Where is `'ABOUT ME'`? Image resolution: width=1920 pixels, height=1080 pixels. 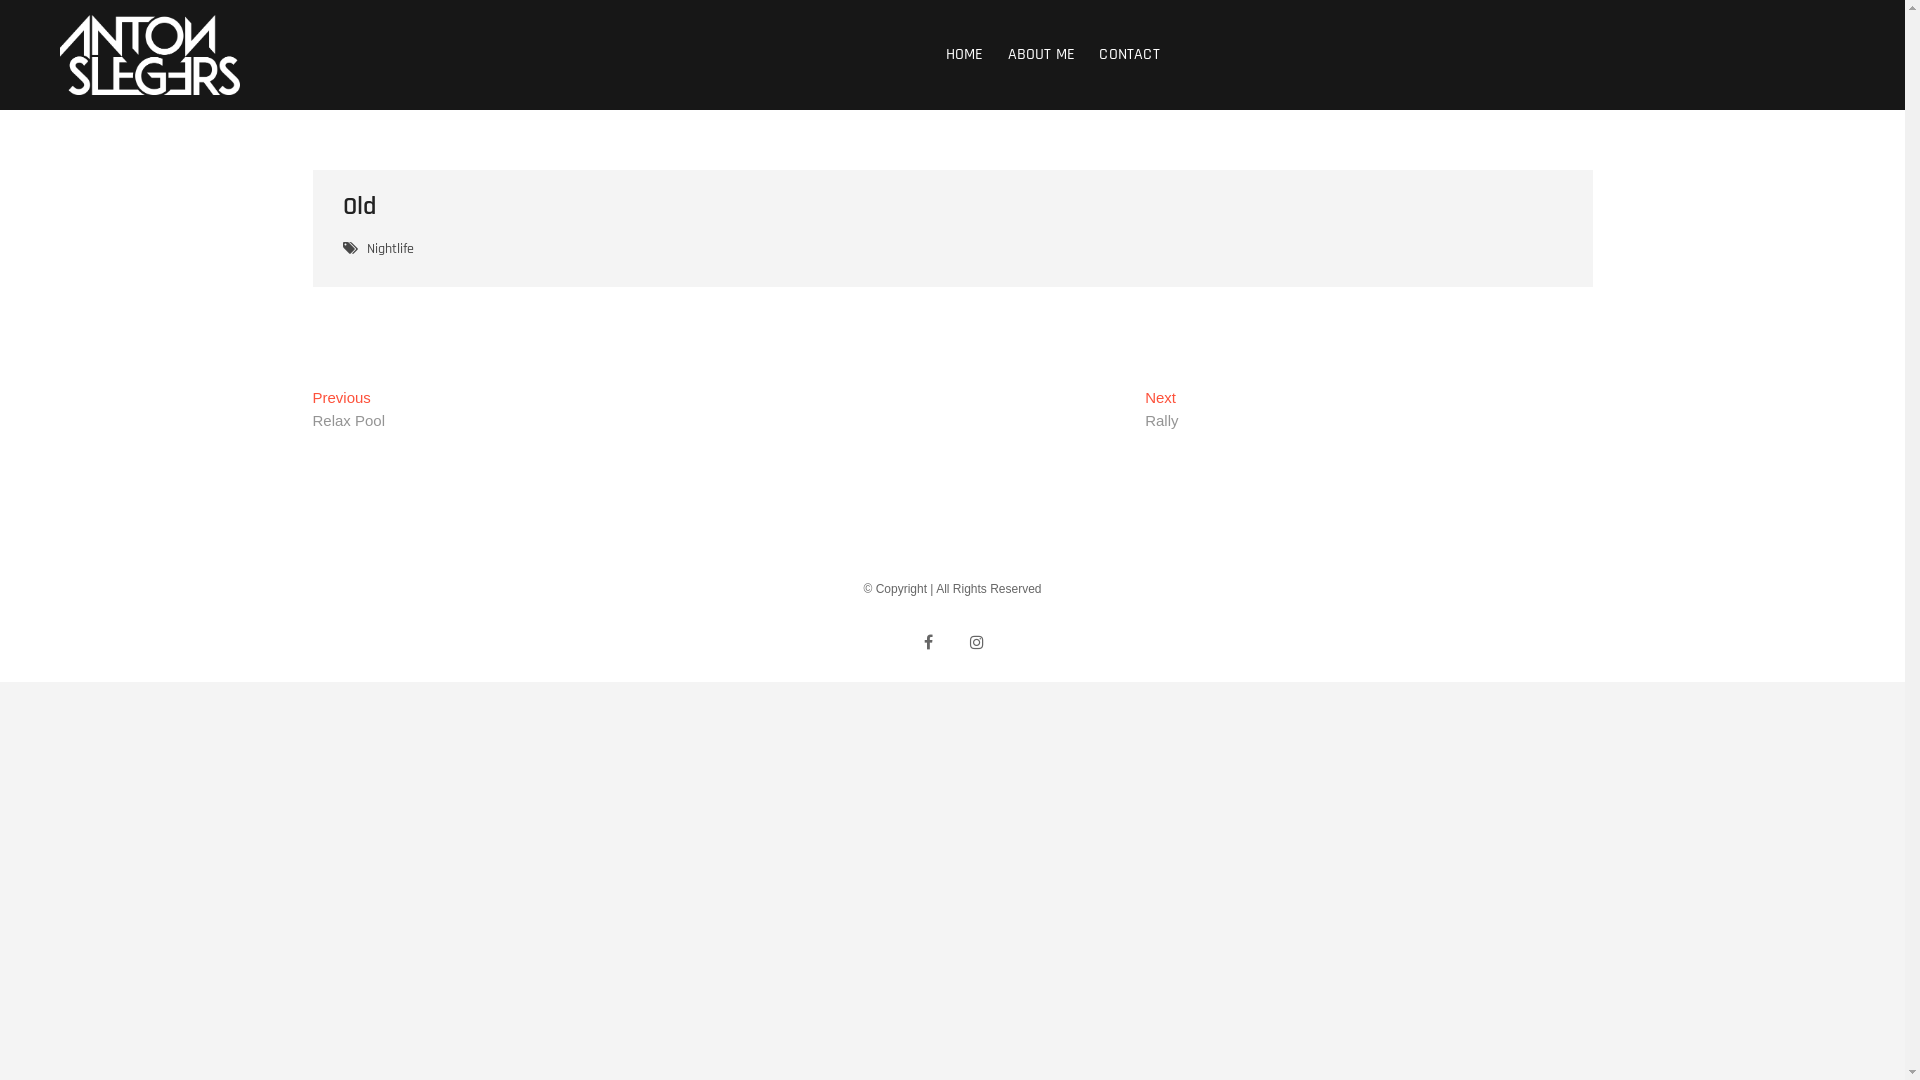
'ABOUT ME' is located at coordinates (1040, 53).